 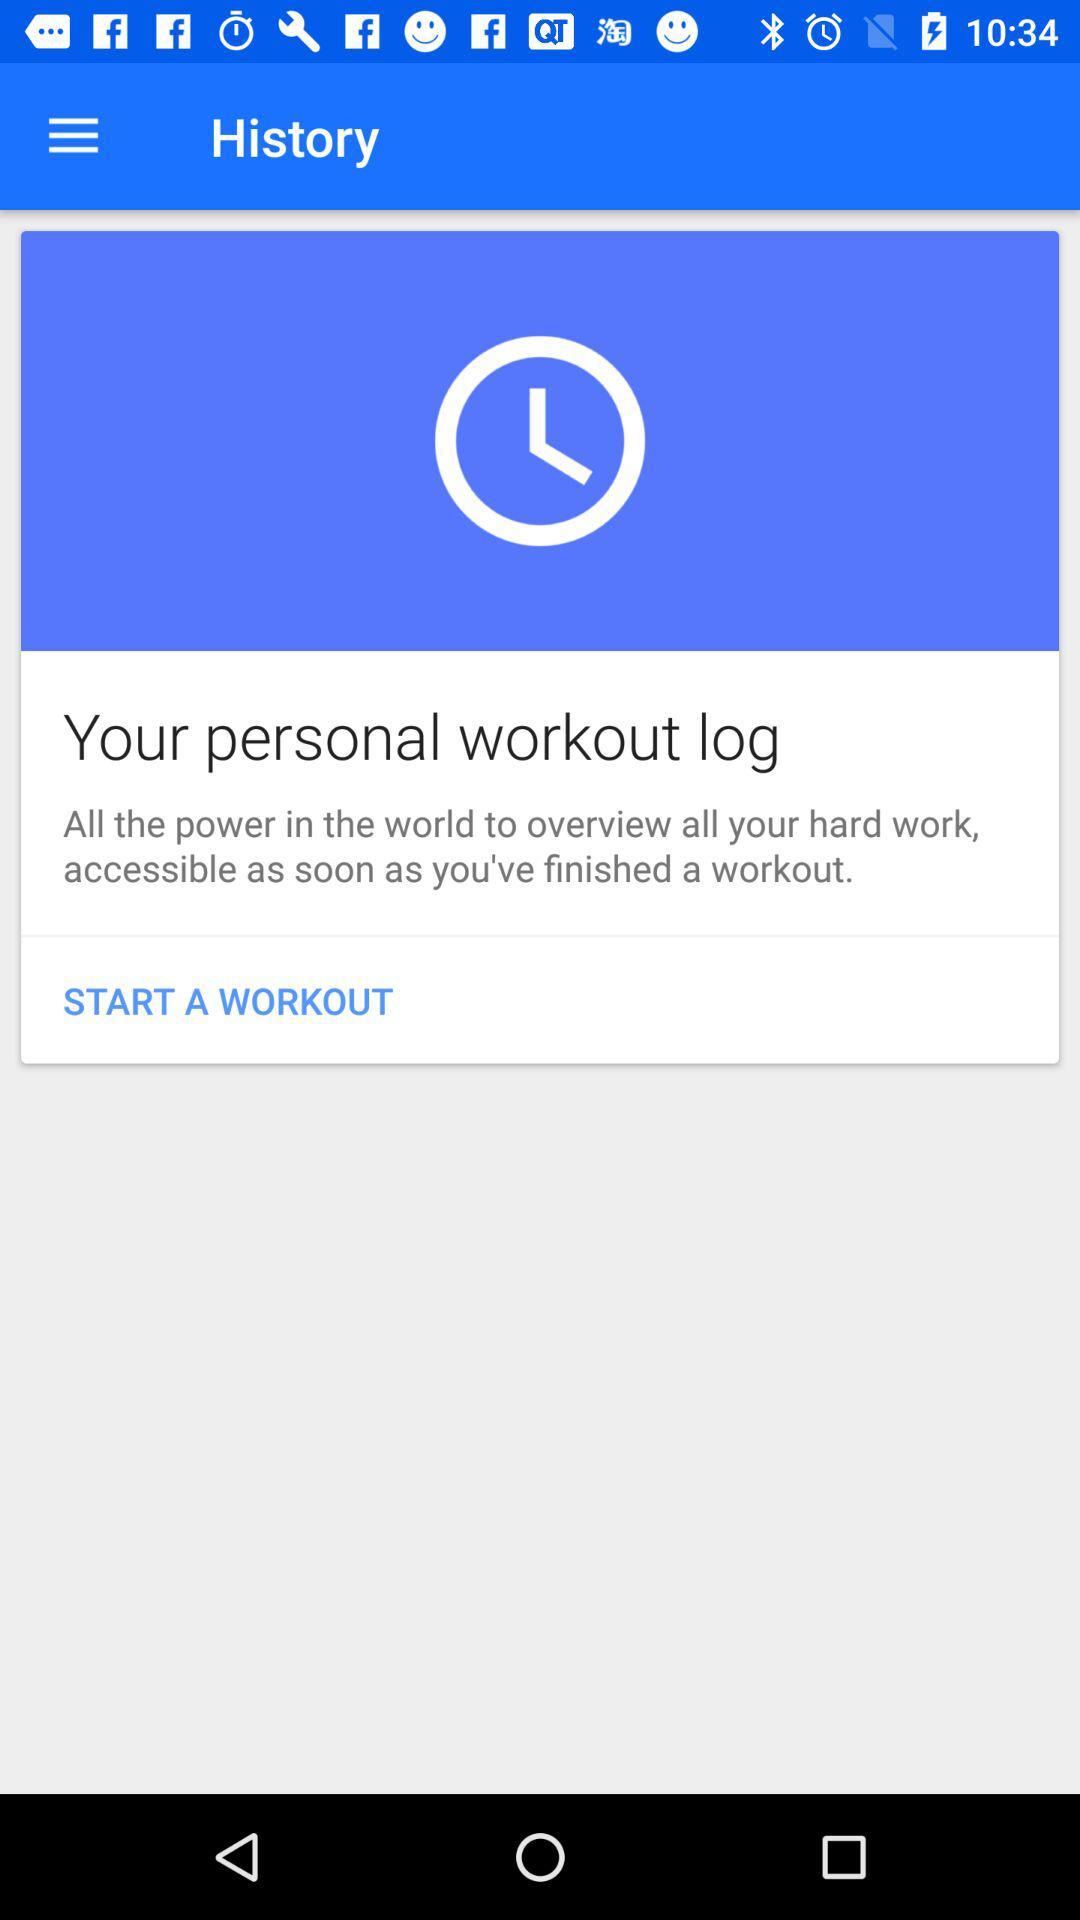 What do you see at coordinates (72, 135) in the screenshot?
I see `item to the left of the history item` at bounding box center [72, 135].